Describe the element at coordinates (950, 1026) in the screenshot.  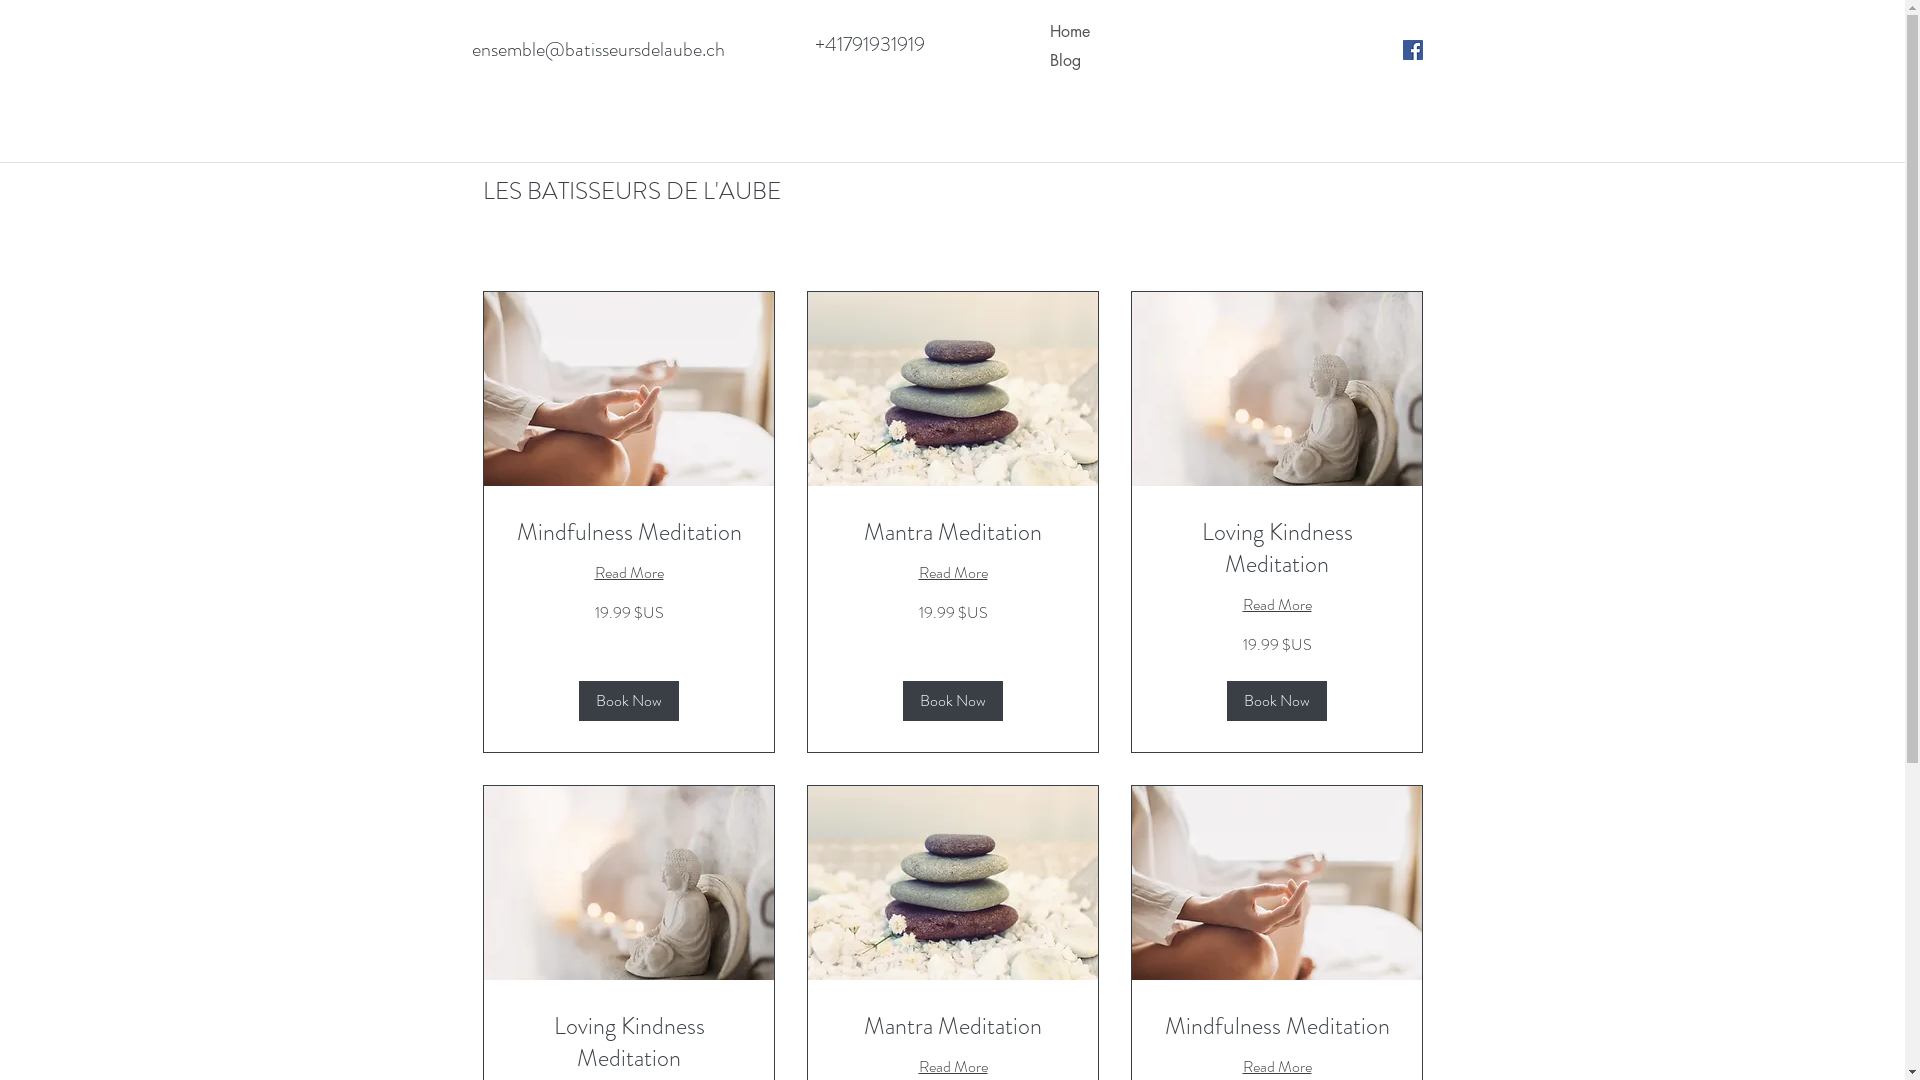
I see `'Mantra Meditation'` at that location.